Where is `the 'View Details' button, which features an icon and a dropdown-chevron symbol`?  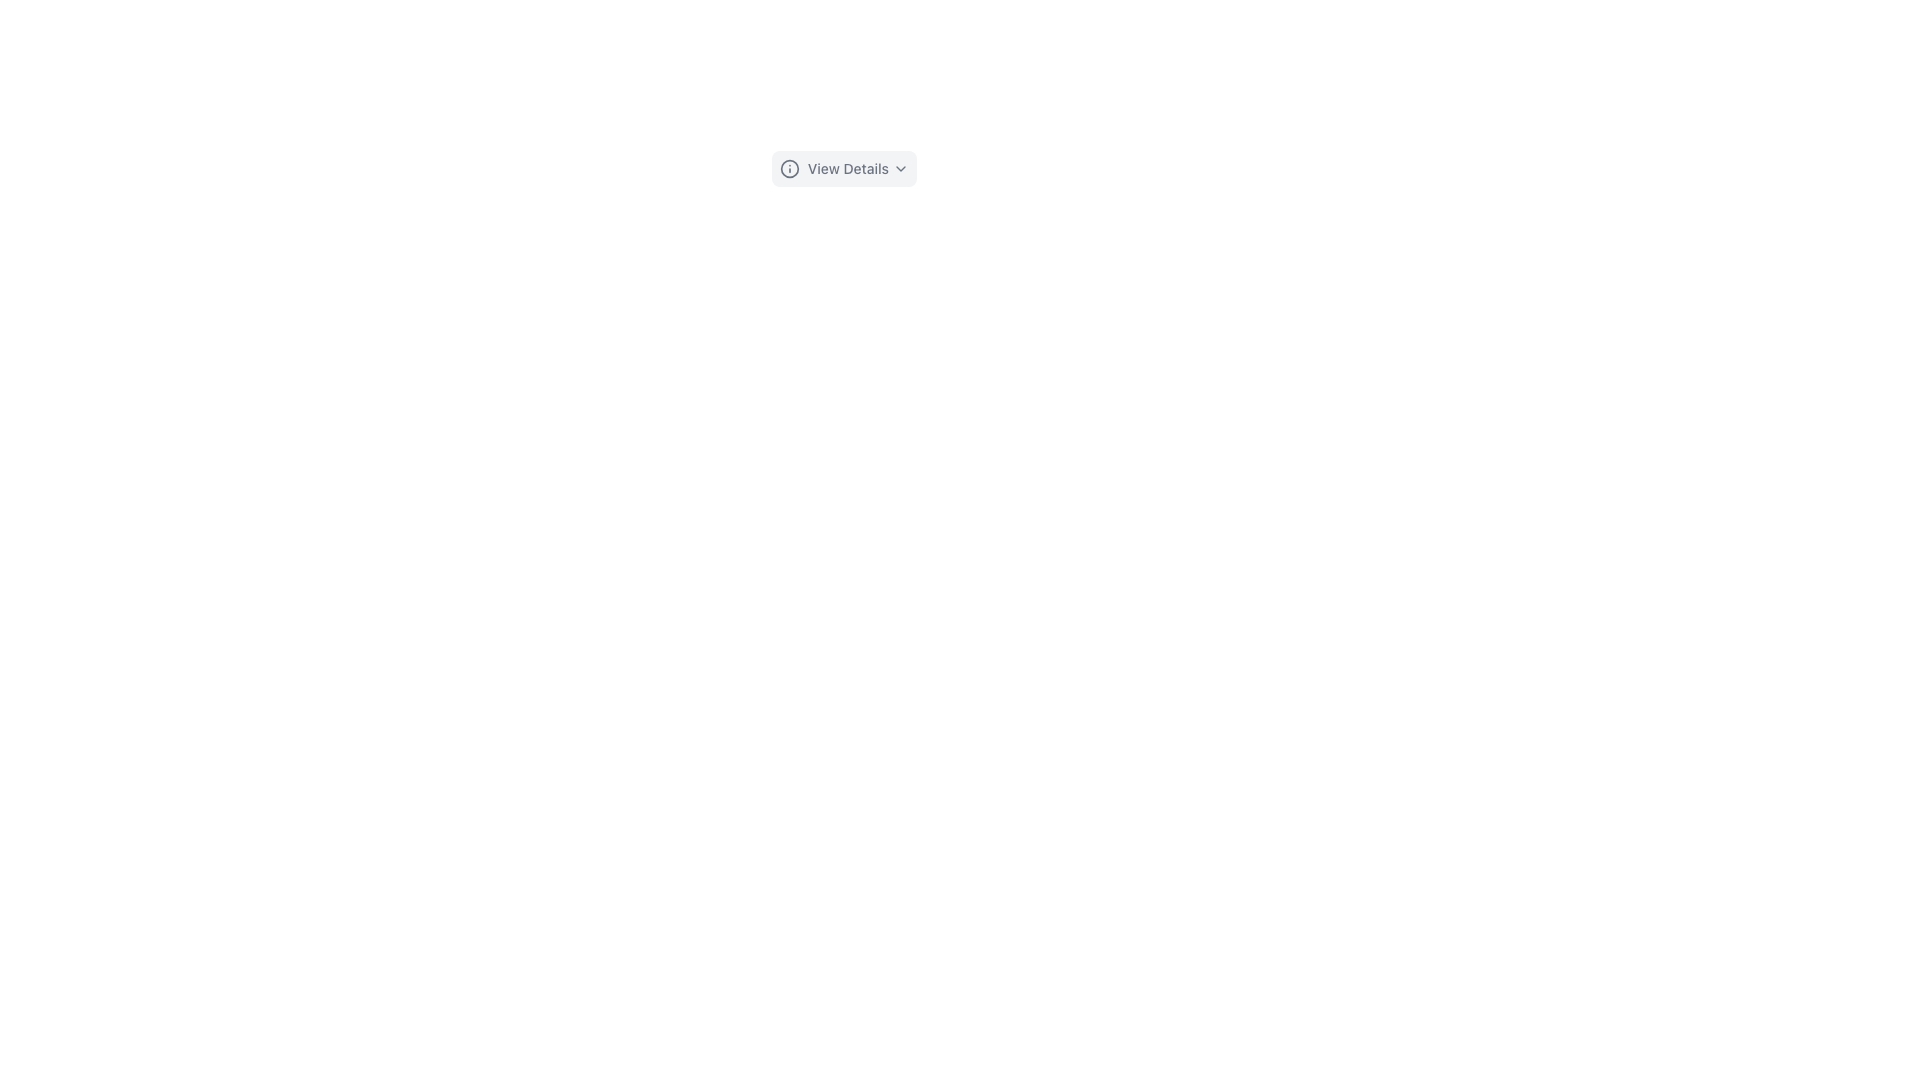
the 'View Details' button, which features an icon and a dropdown-chevron symbol is located at coordinates (844, 168).